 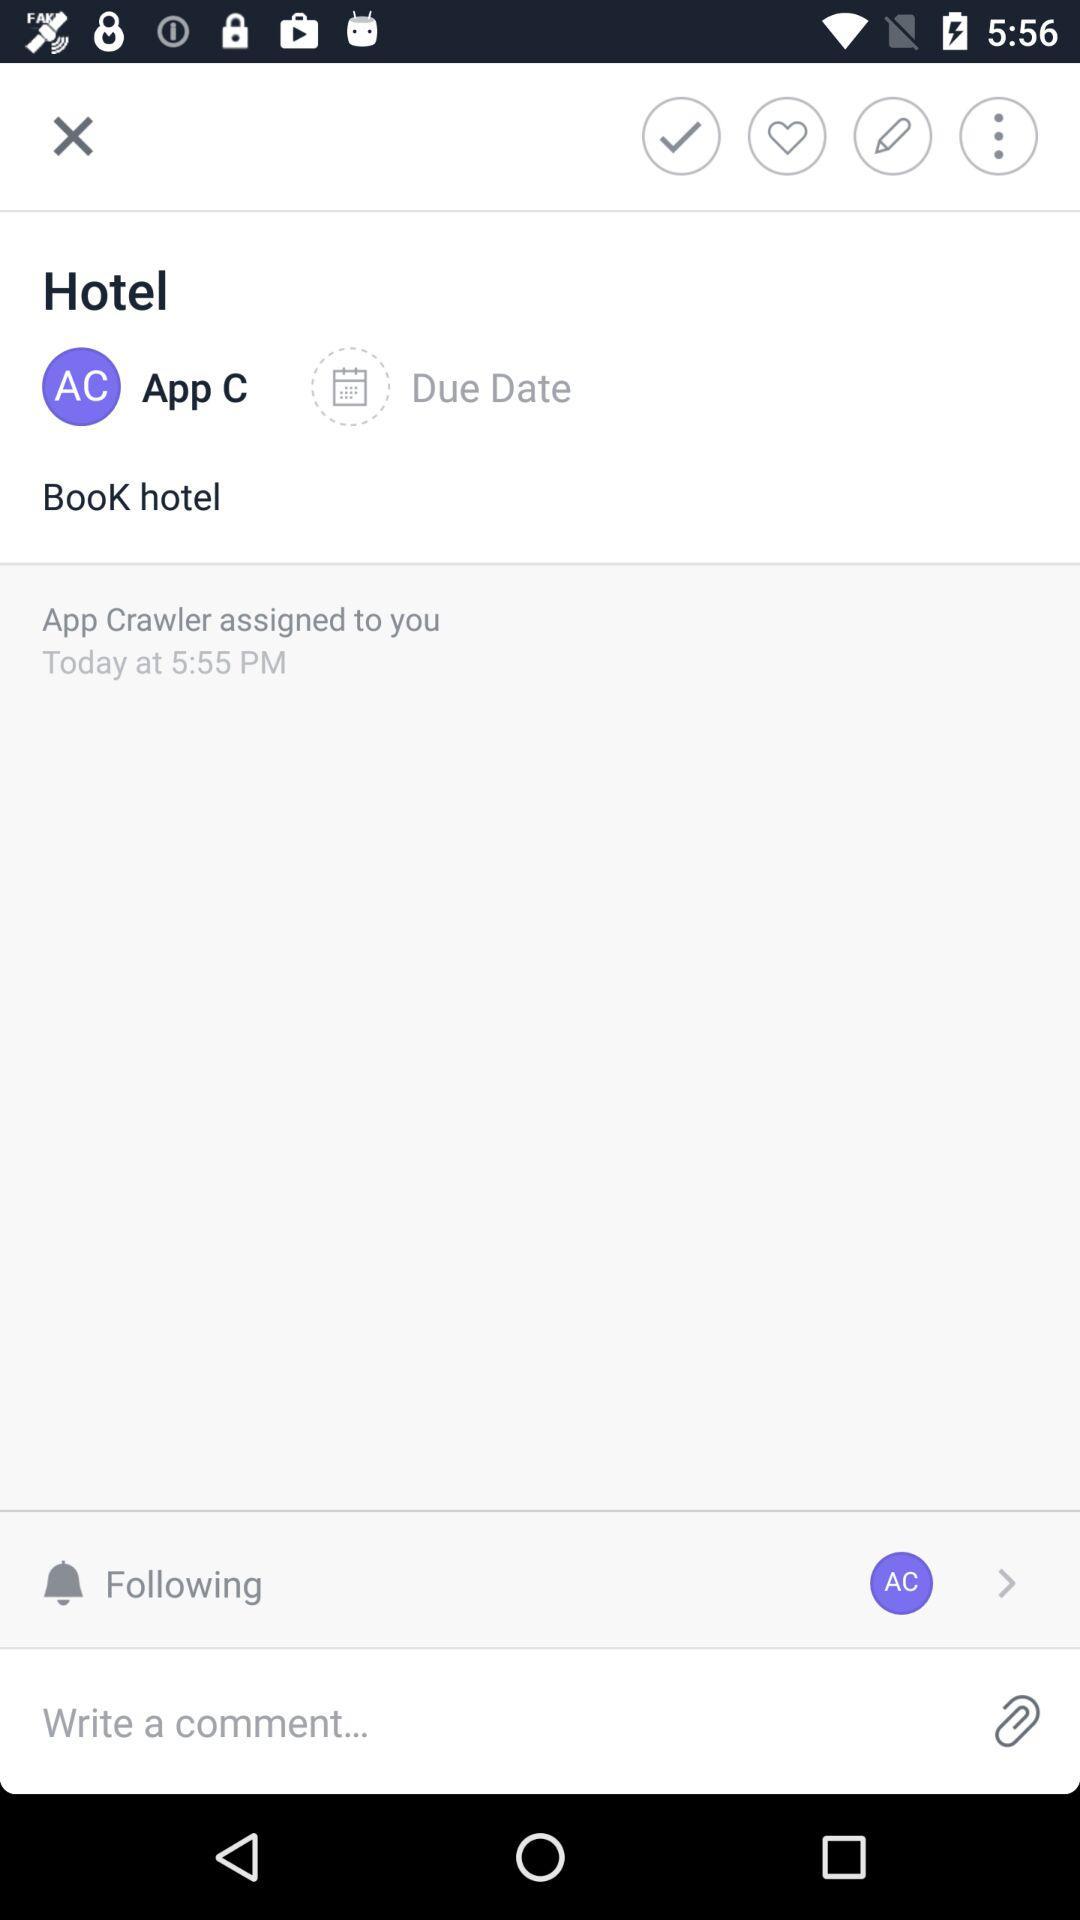 What do you see at coordinates (477, 1720) in the screenshot?
I see `the text field which says write a comment` at bounding box center [477, 1720].